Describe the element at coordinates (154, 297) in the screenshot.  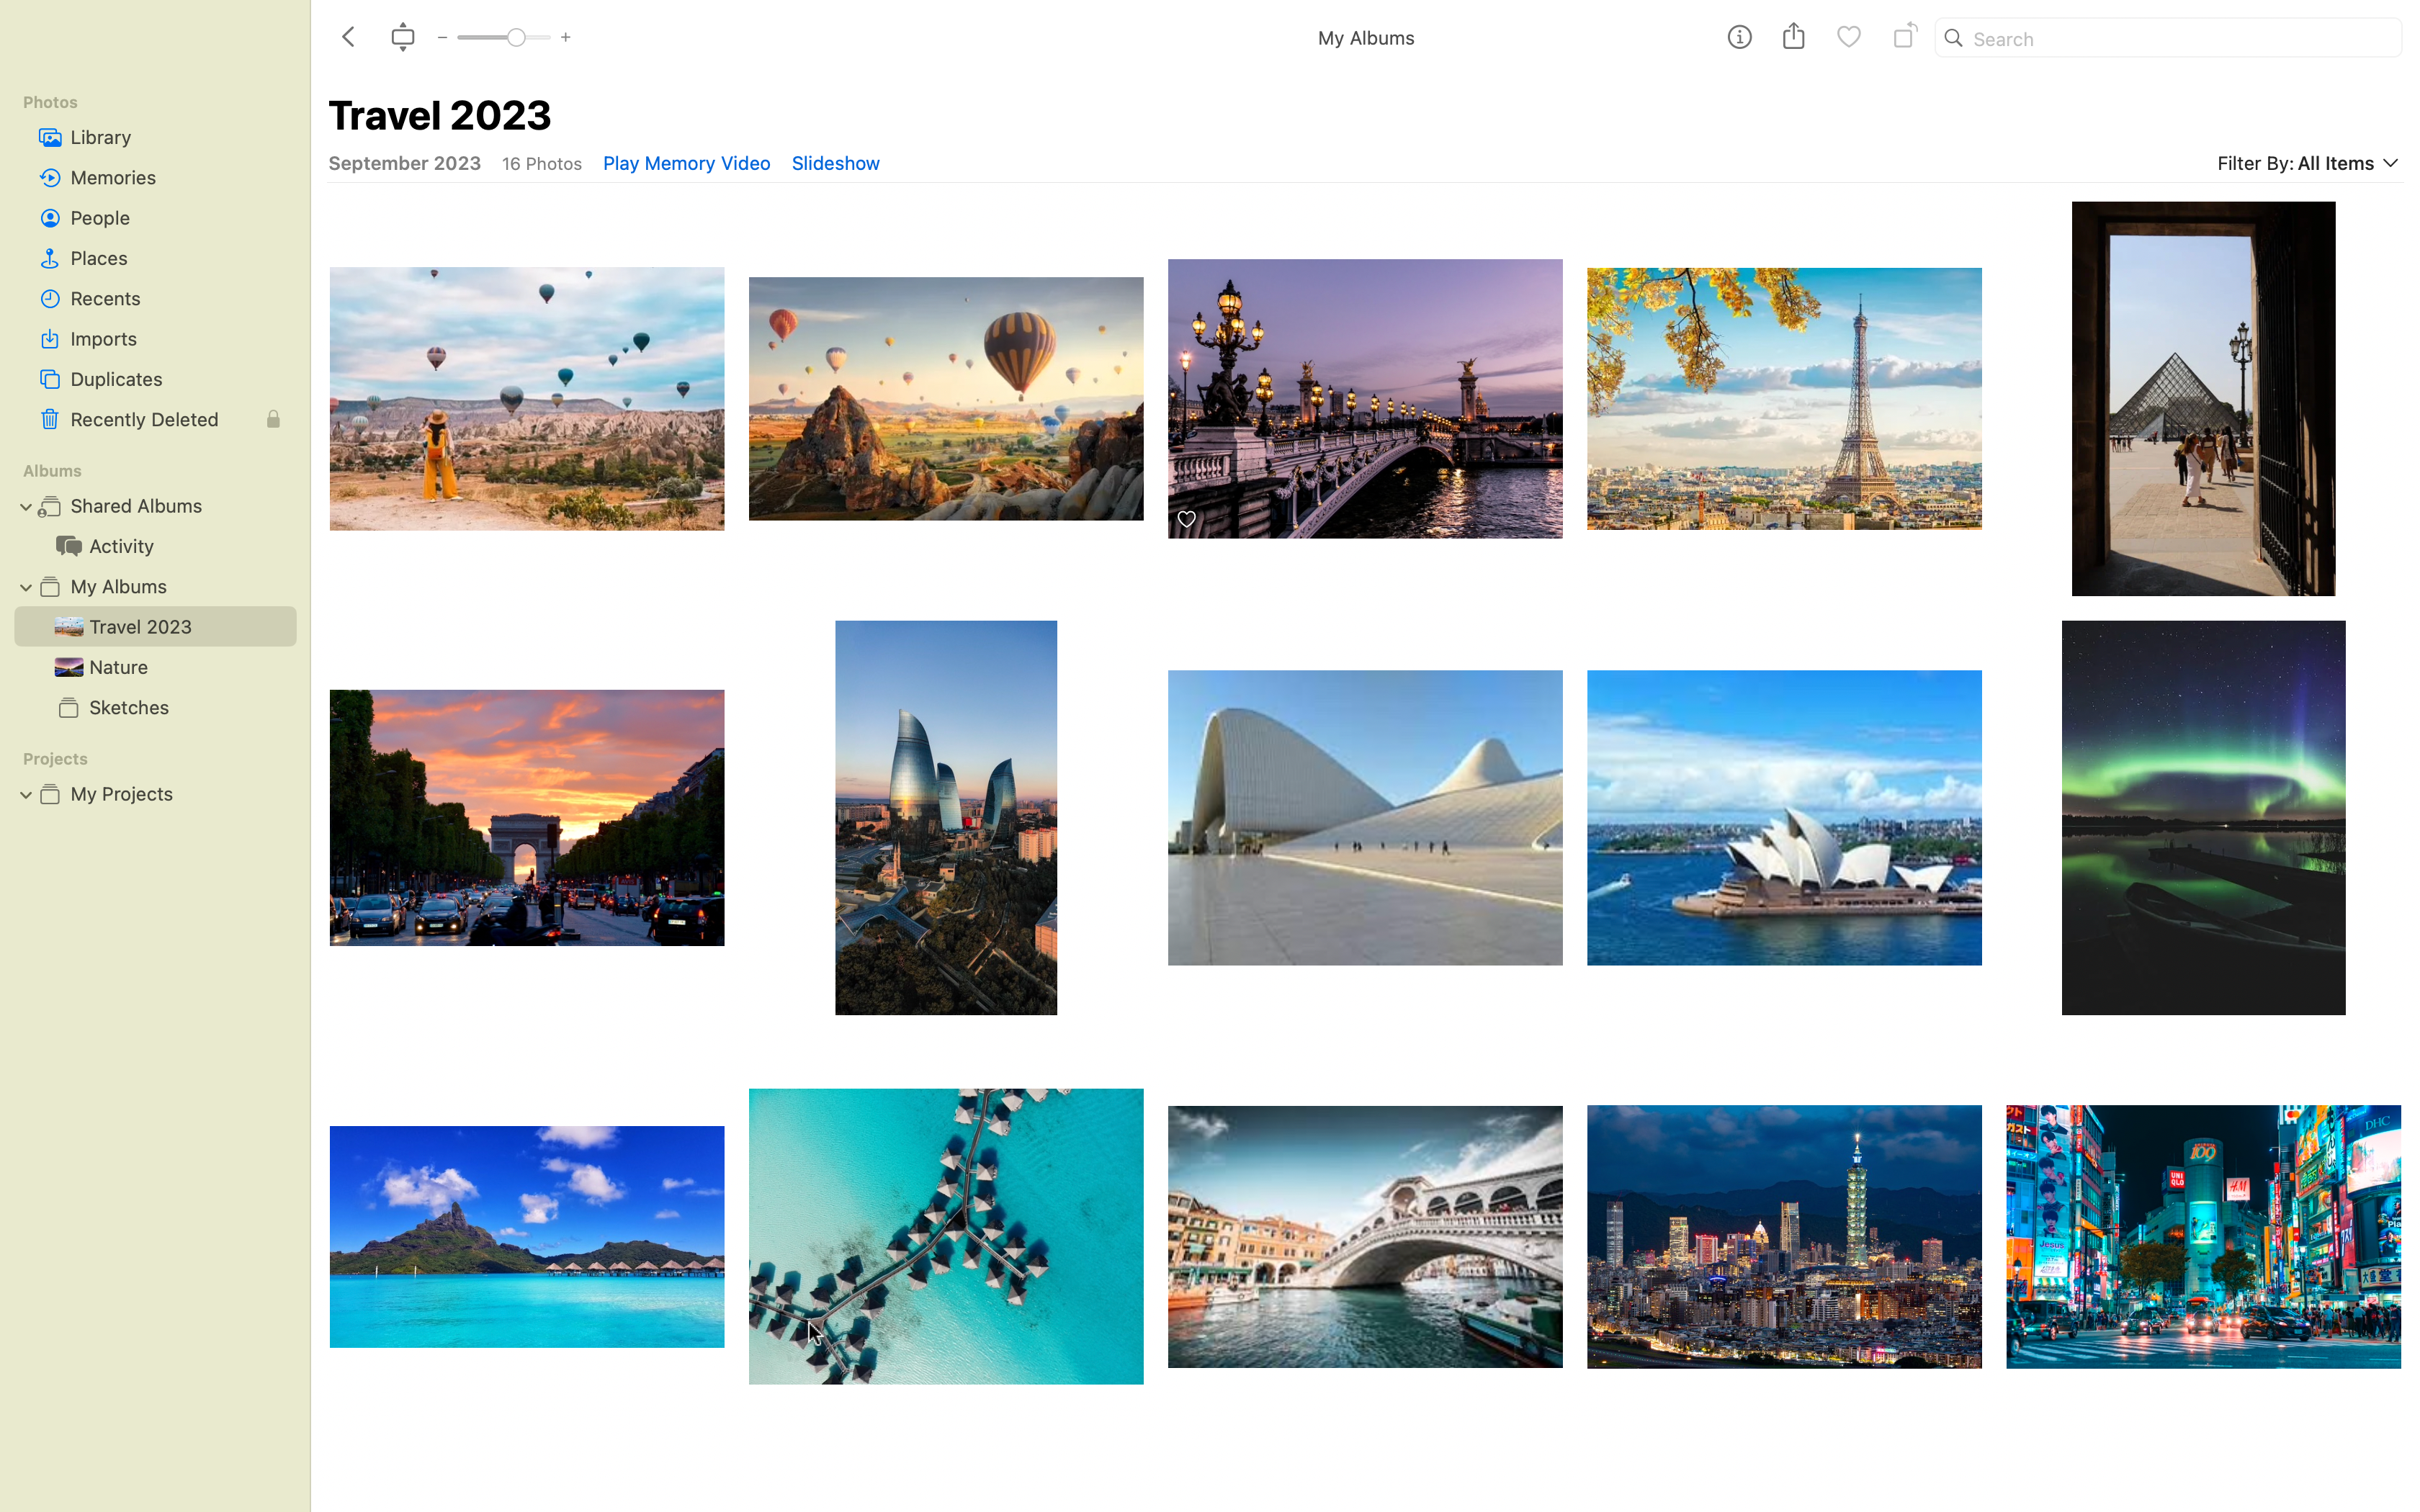
I see `the "Recents" album and maximize the images via the top toolbar` at that location.